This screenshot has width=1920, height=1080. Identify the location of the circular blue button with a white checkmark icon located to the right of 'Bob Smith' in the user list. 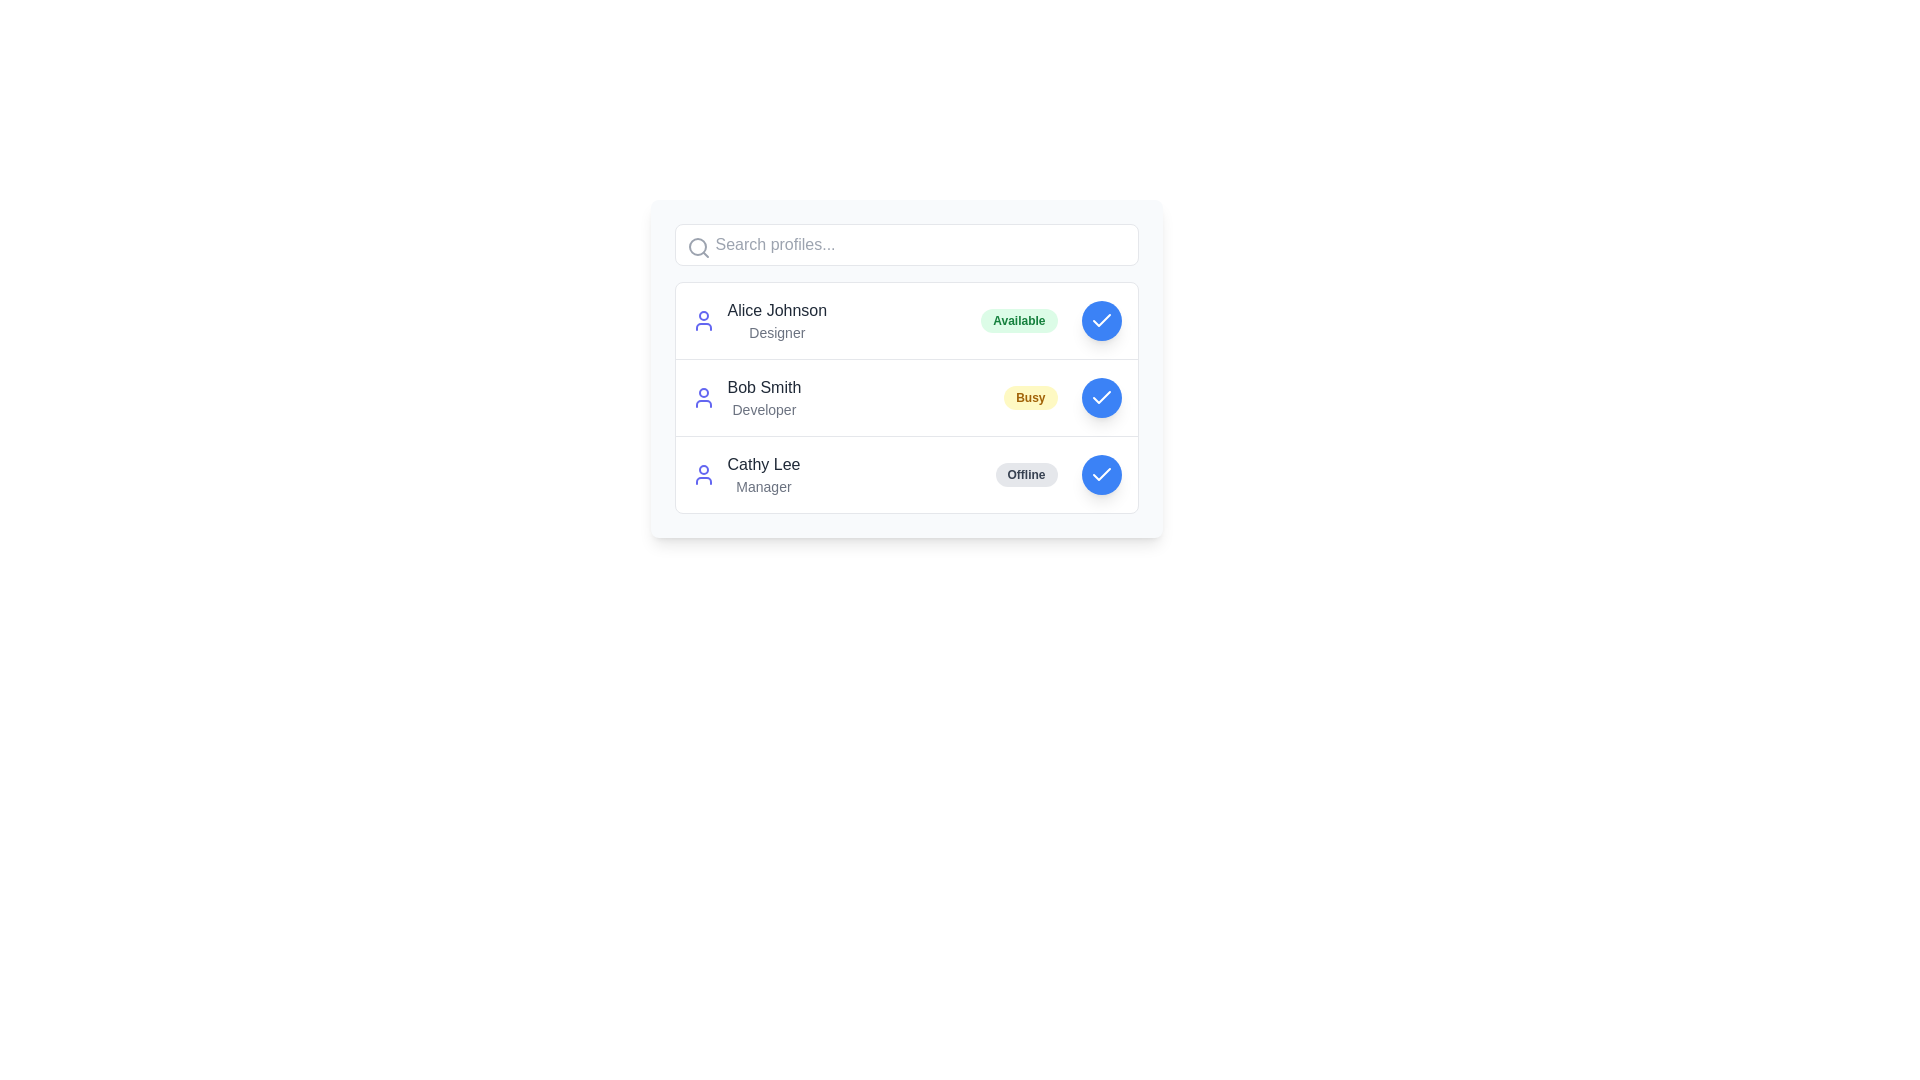
(1100, 397).